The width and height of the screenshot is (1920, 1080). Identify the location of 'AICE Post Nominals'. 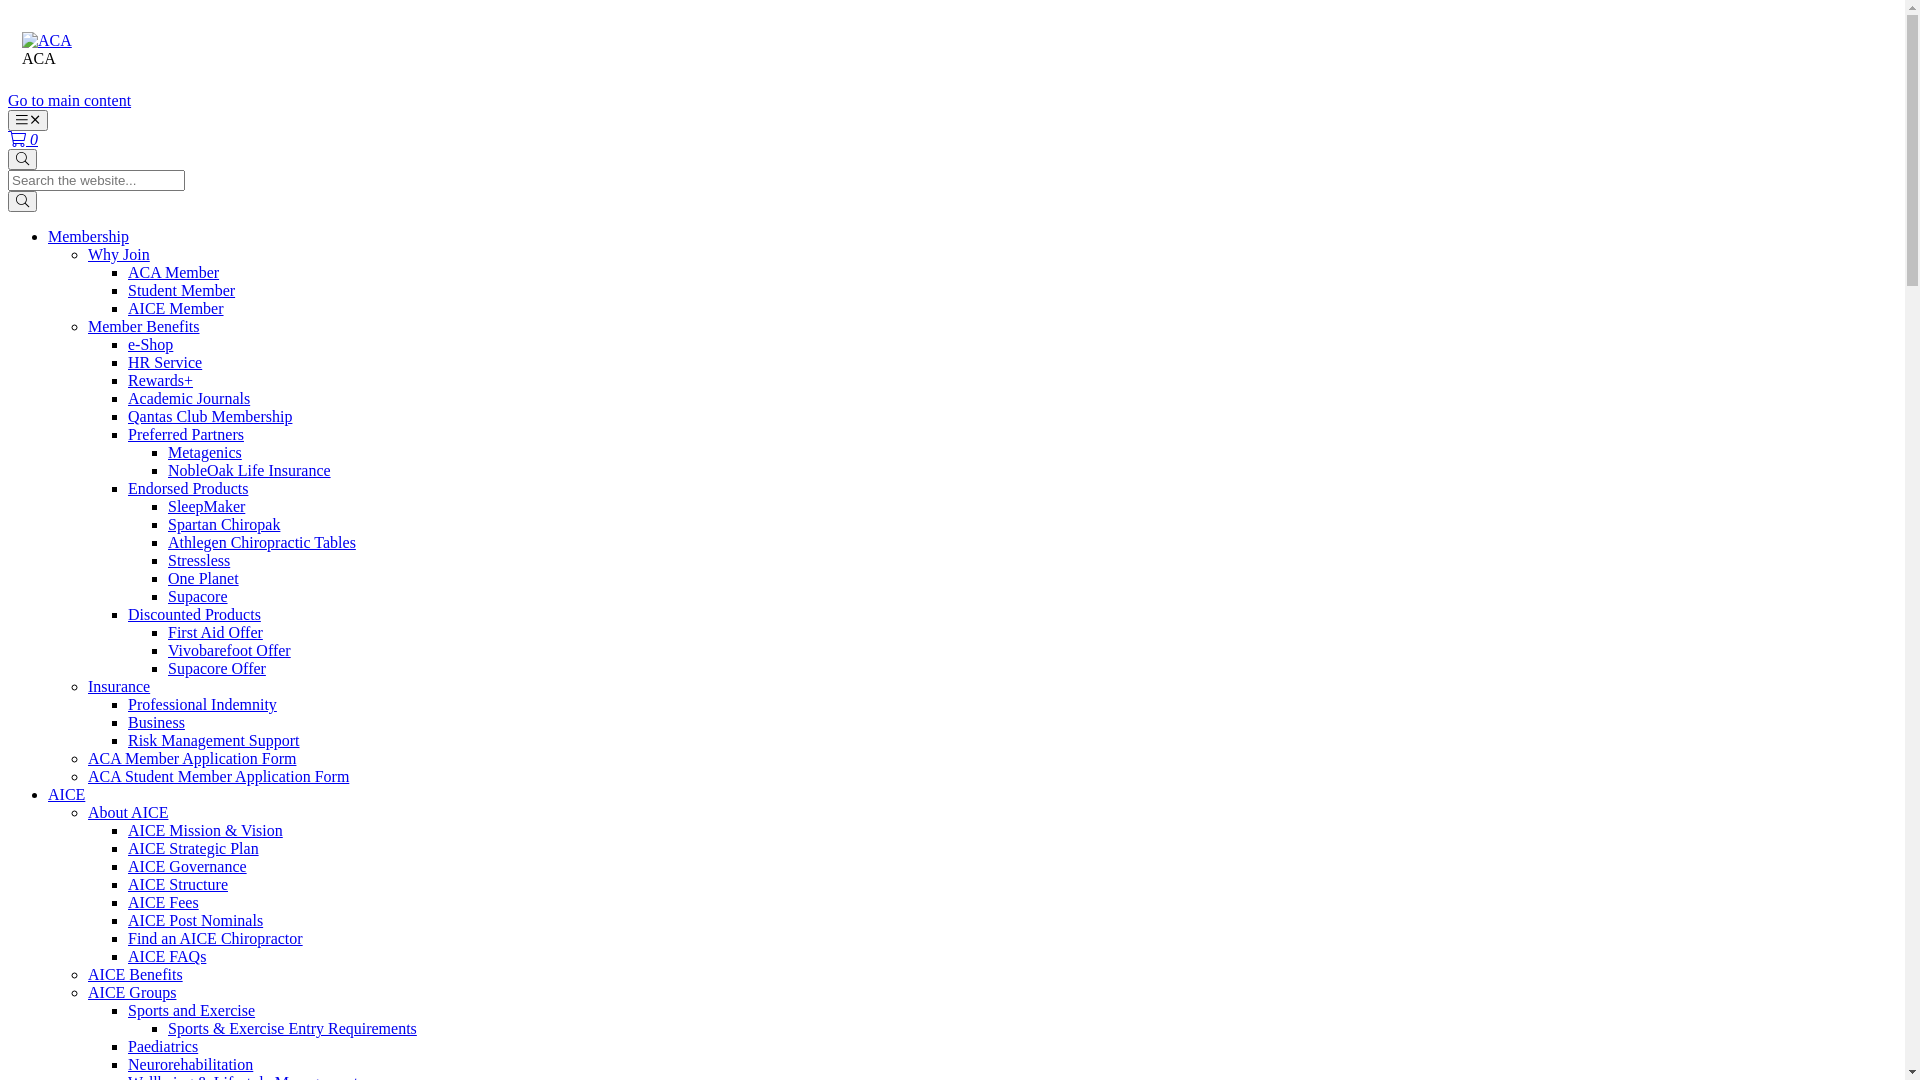
(195, 920).